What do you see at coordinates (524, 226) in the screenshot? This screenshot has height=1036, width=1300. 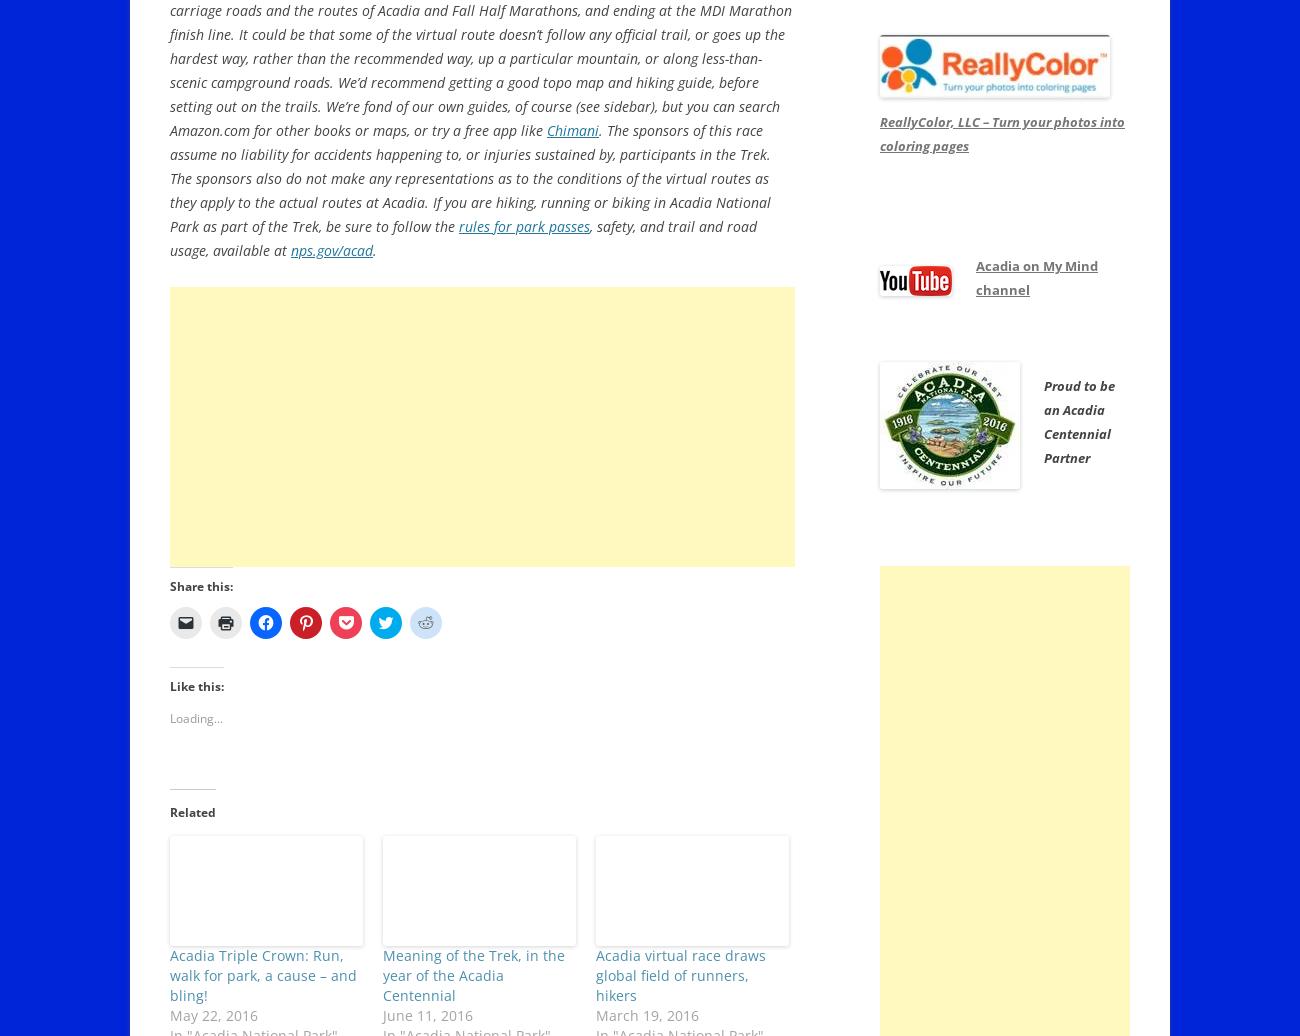 I see `'rules for park passes'` at bounding box center [524, 226].